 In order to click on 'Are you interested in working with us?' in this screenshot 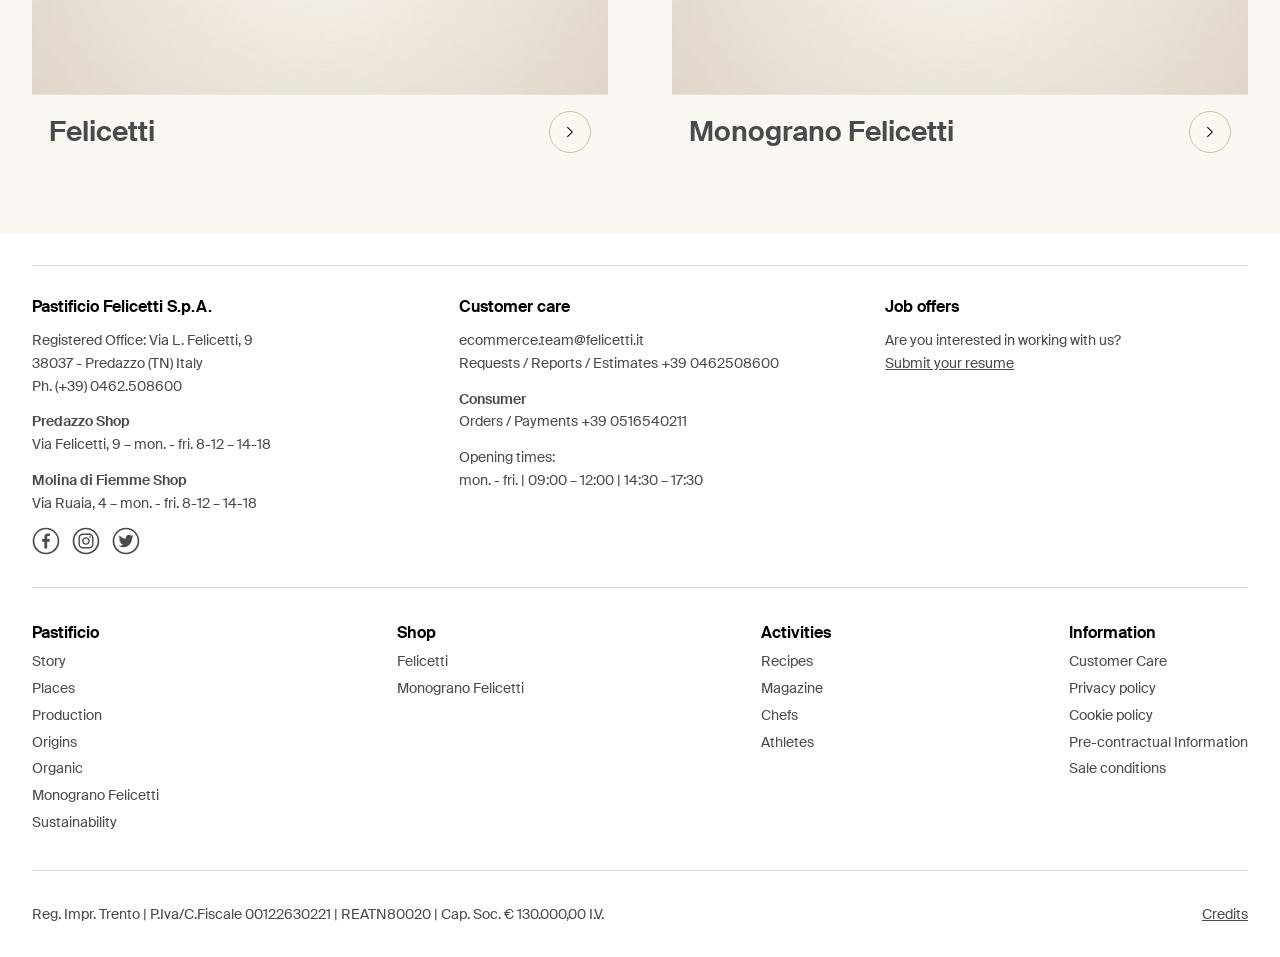, I will do `click(883, 340)`.